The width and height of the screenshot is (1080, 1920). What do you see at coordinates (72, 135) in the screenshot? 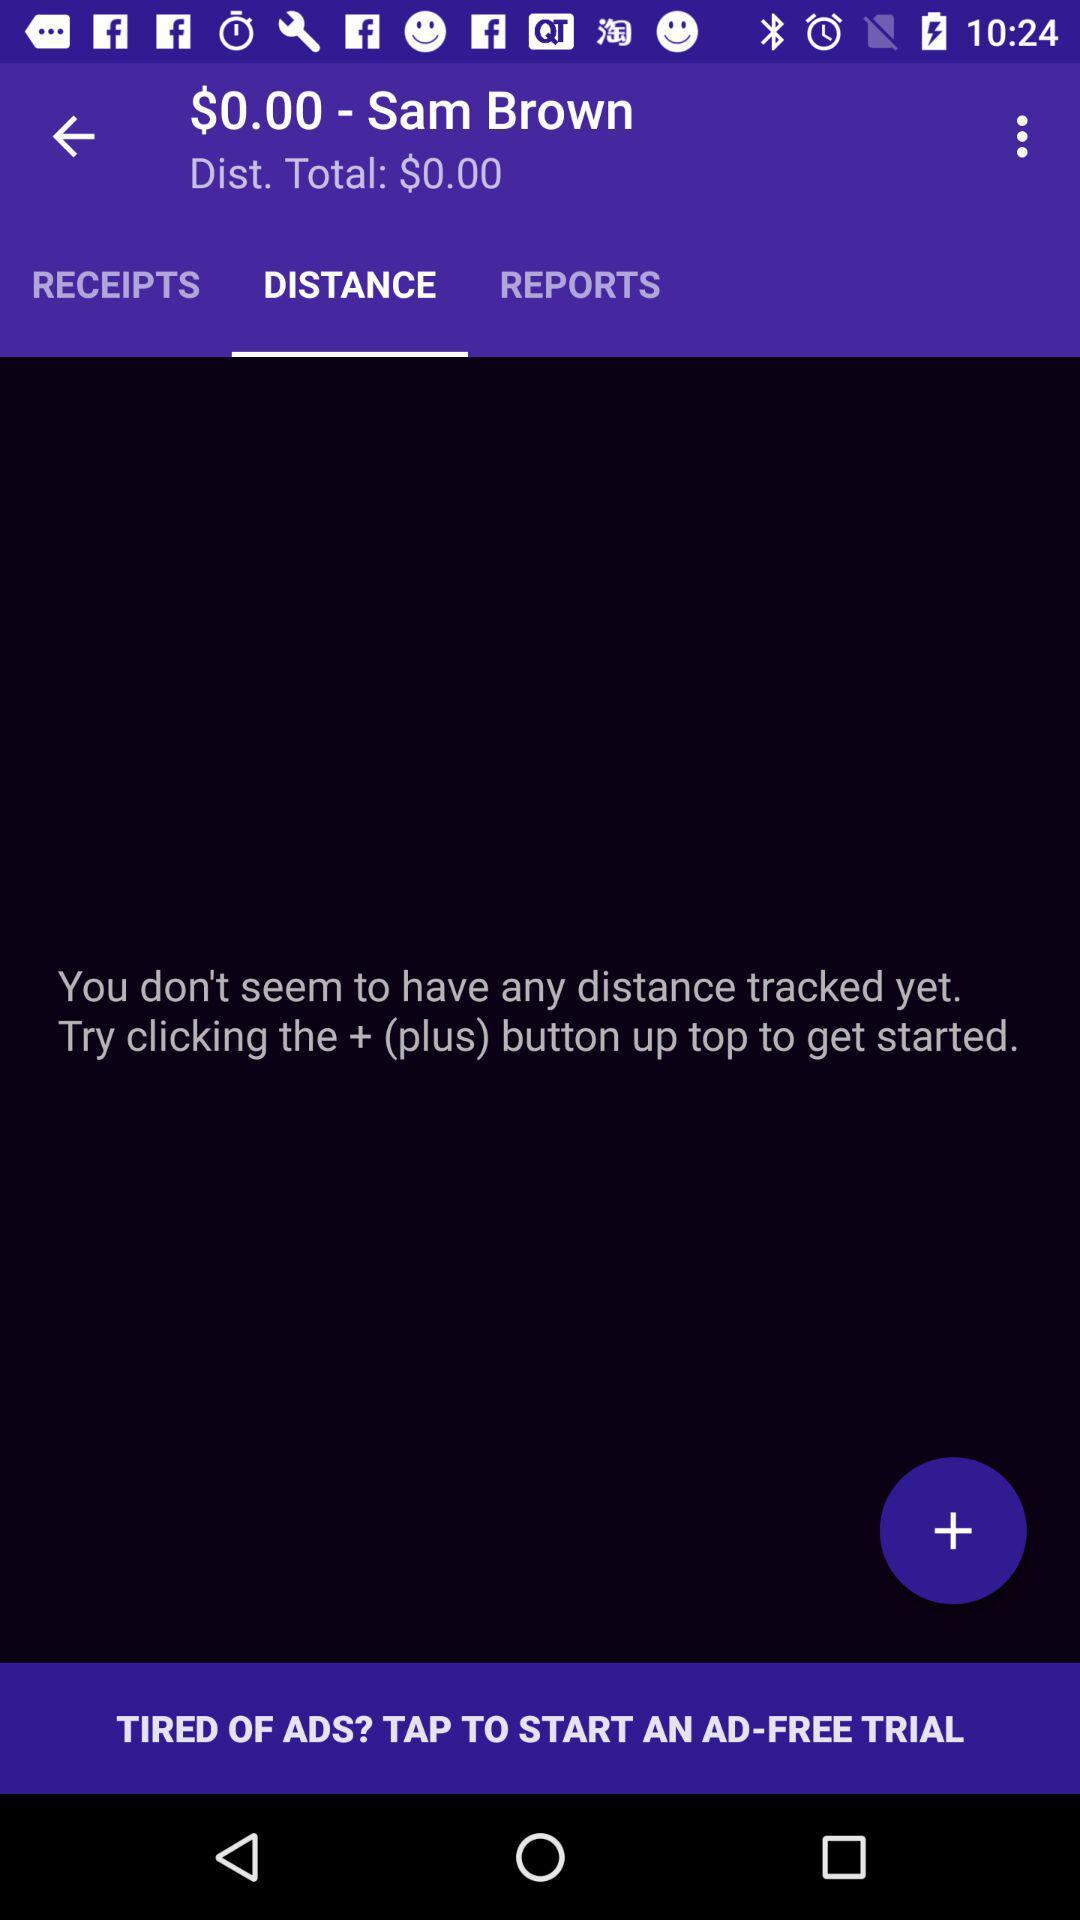
I see `the item next to 0 00 sam` at bounding box center [72, 135].